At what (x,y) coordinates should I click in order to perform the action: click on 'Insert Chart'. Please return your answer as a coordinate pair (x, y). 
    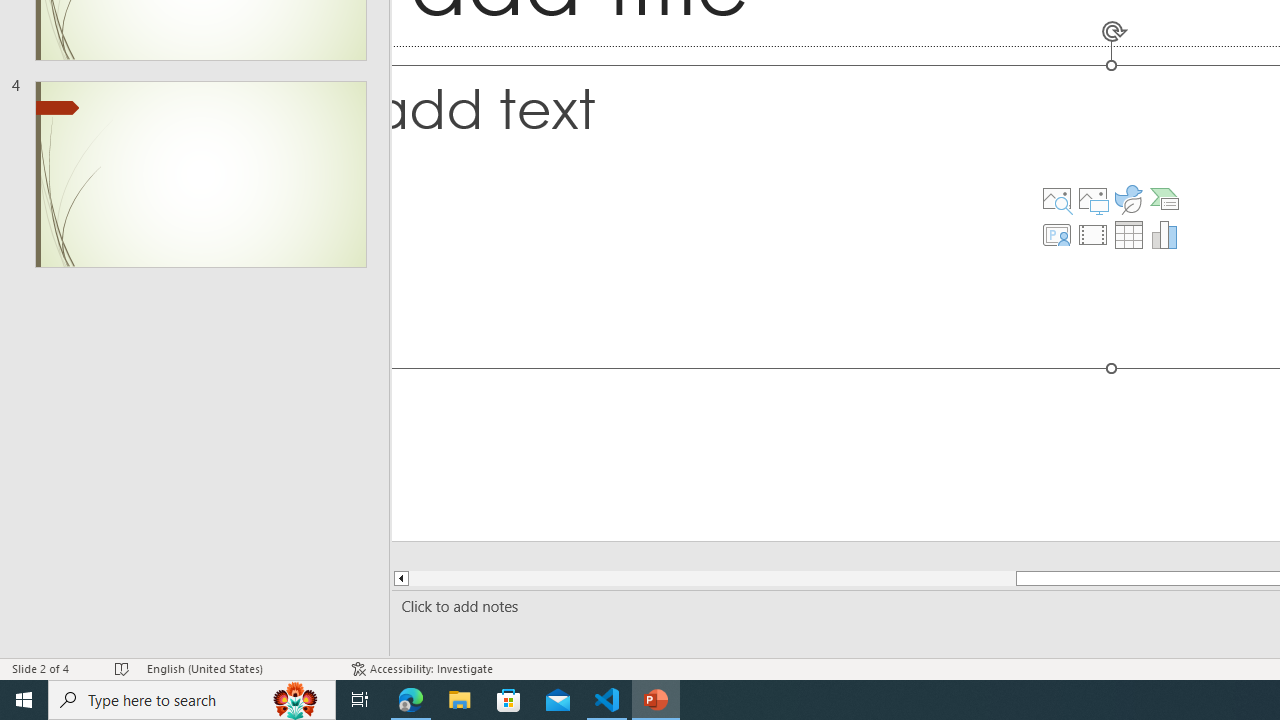
    Looking at the image, I should click on (1165, 234).